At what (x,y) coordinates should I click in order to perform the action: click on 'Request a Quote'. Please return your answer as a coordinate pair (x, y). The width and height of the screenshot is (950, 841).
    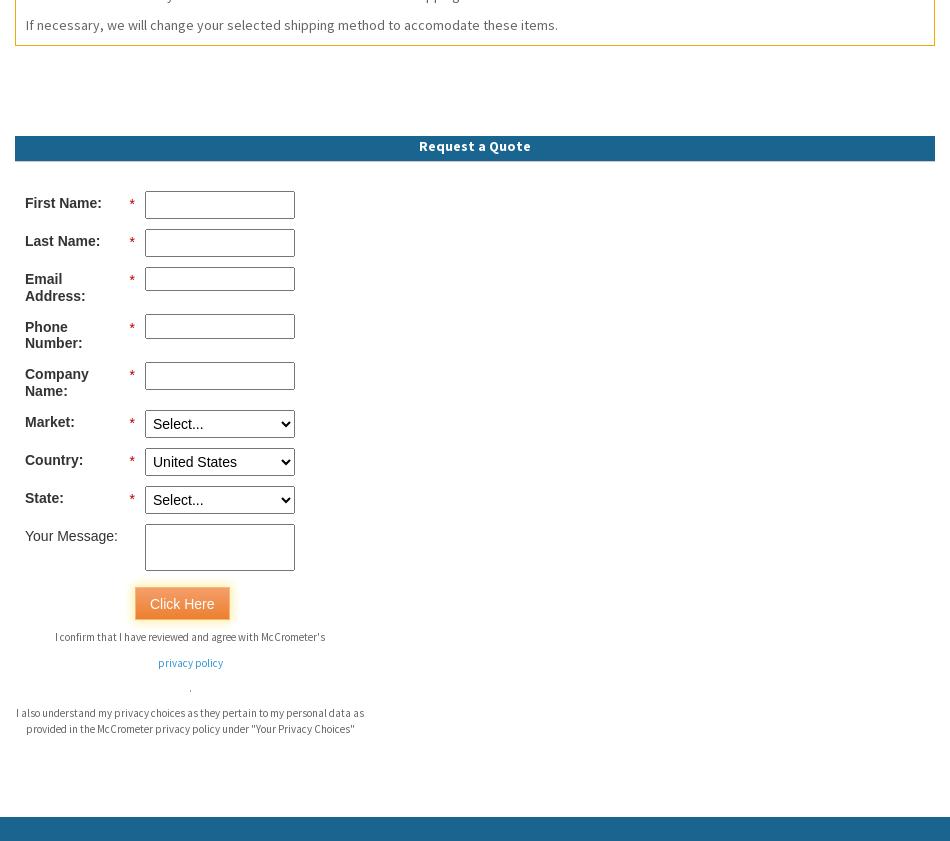
    Looking at the image, I should click on (418, 144).